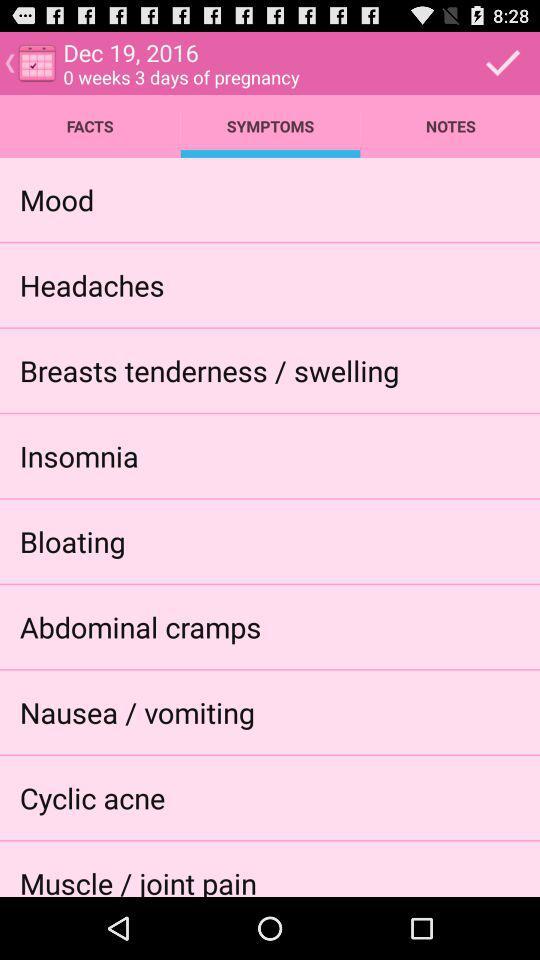 This screenshot has height=960, width=540. Describe the element at coordinates (136, 712) in the screenshot. I see `the item below the abdominal cramps app` at that location.